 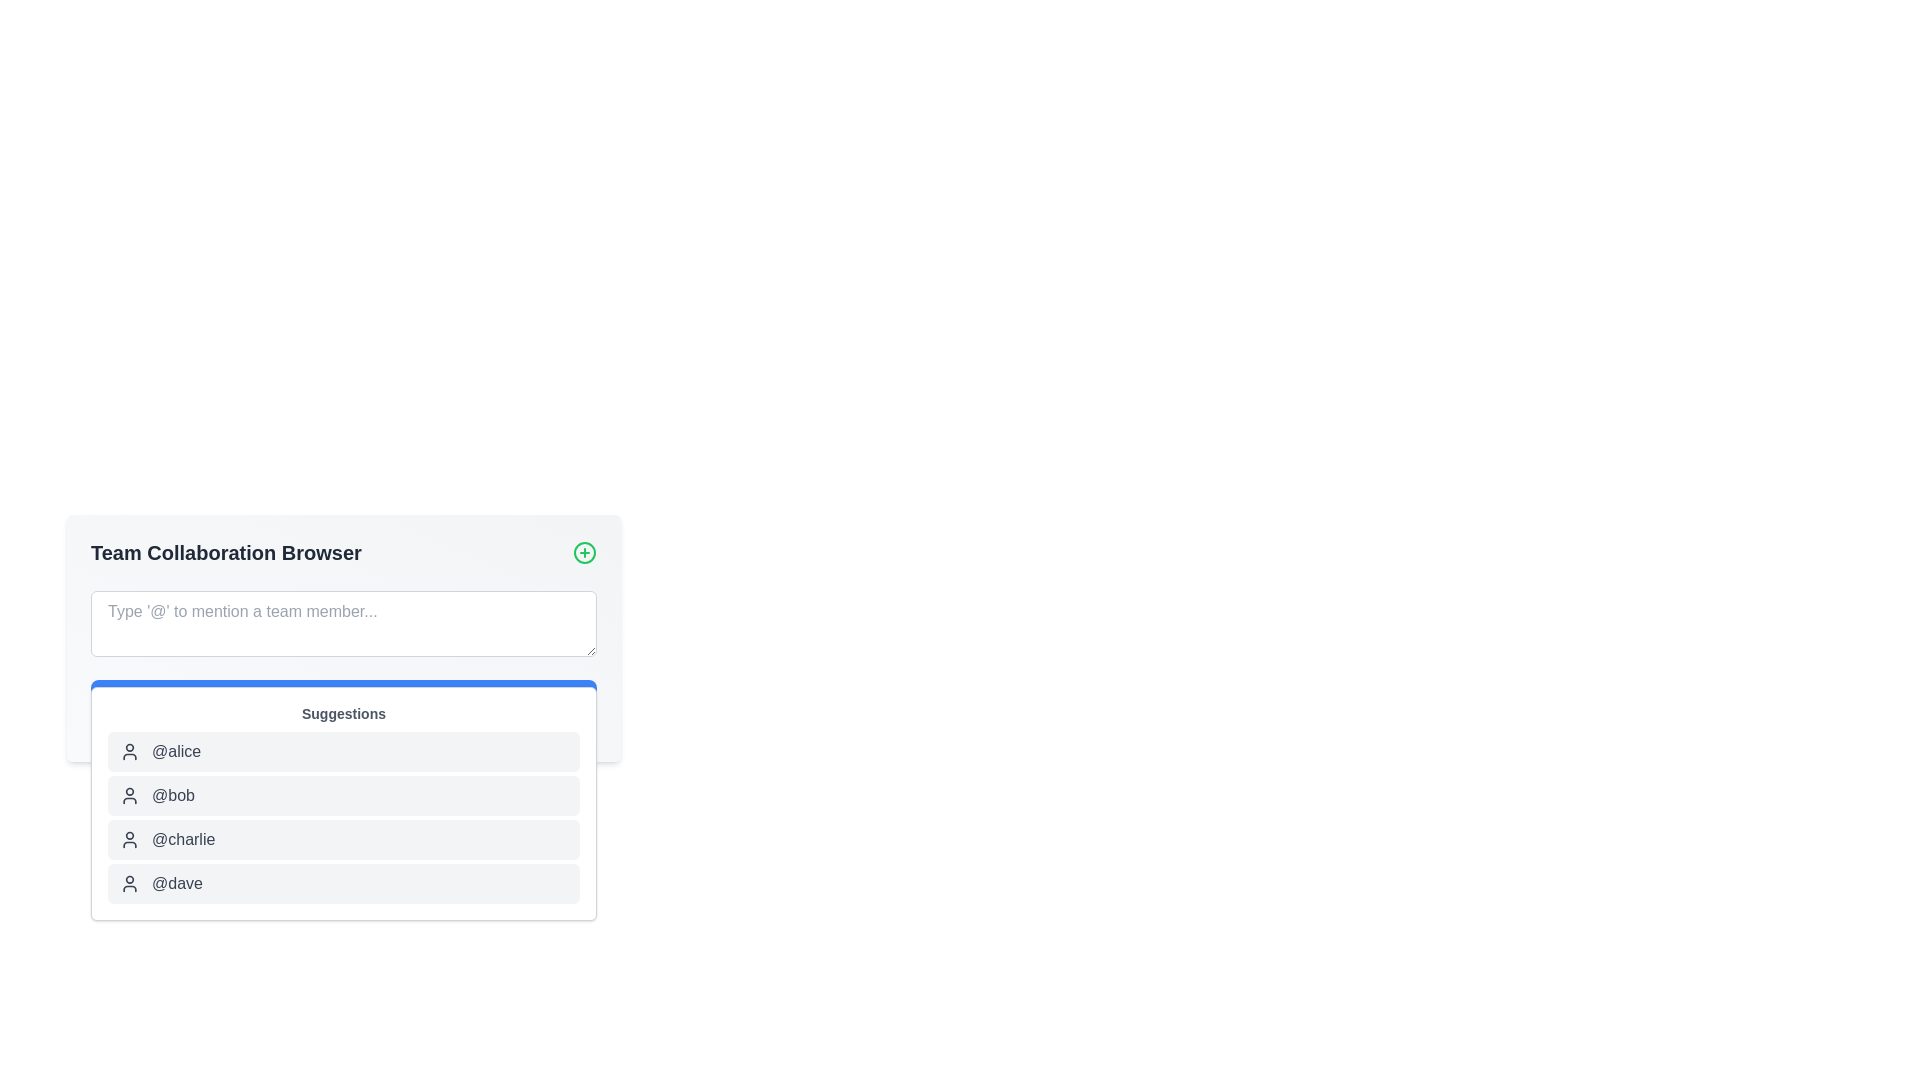 I want to click on the list item representing user '@dave' in the dropdown menu, so click(x=344, y=882).